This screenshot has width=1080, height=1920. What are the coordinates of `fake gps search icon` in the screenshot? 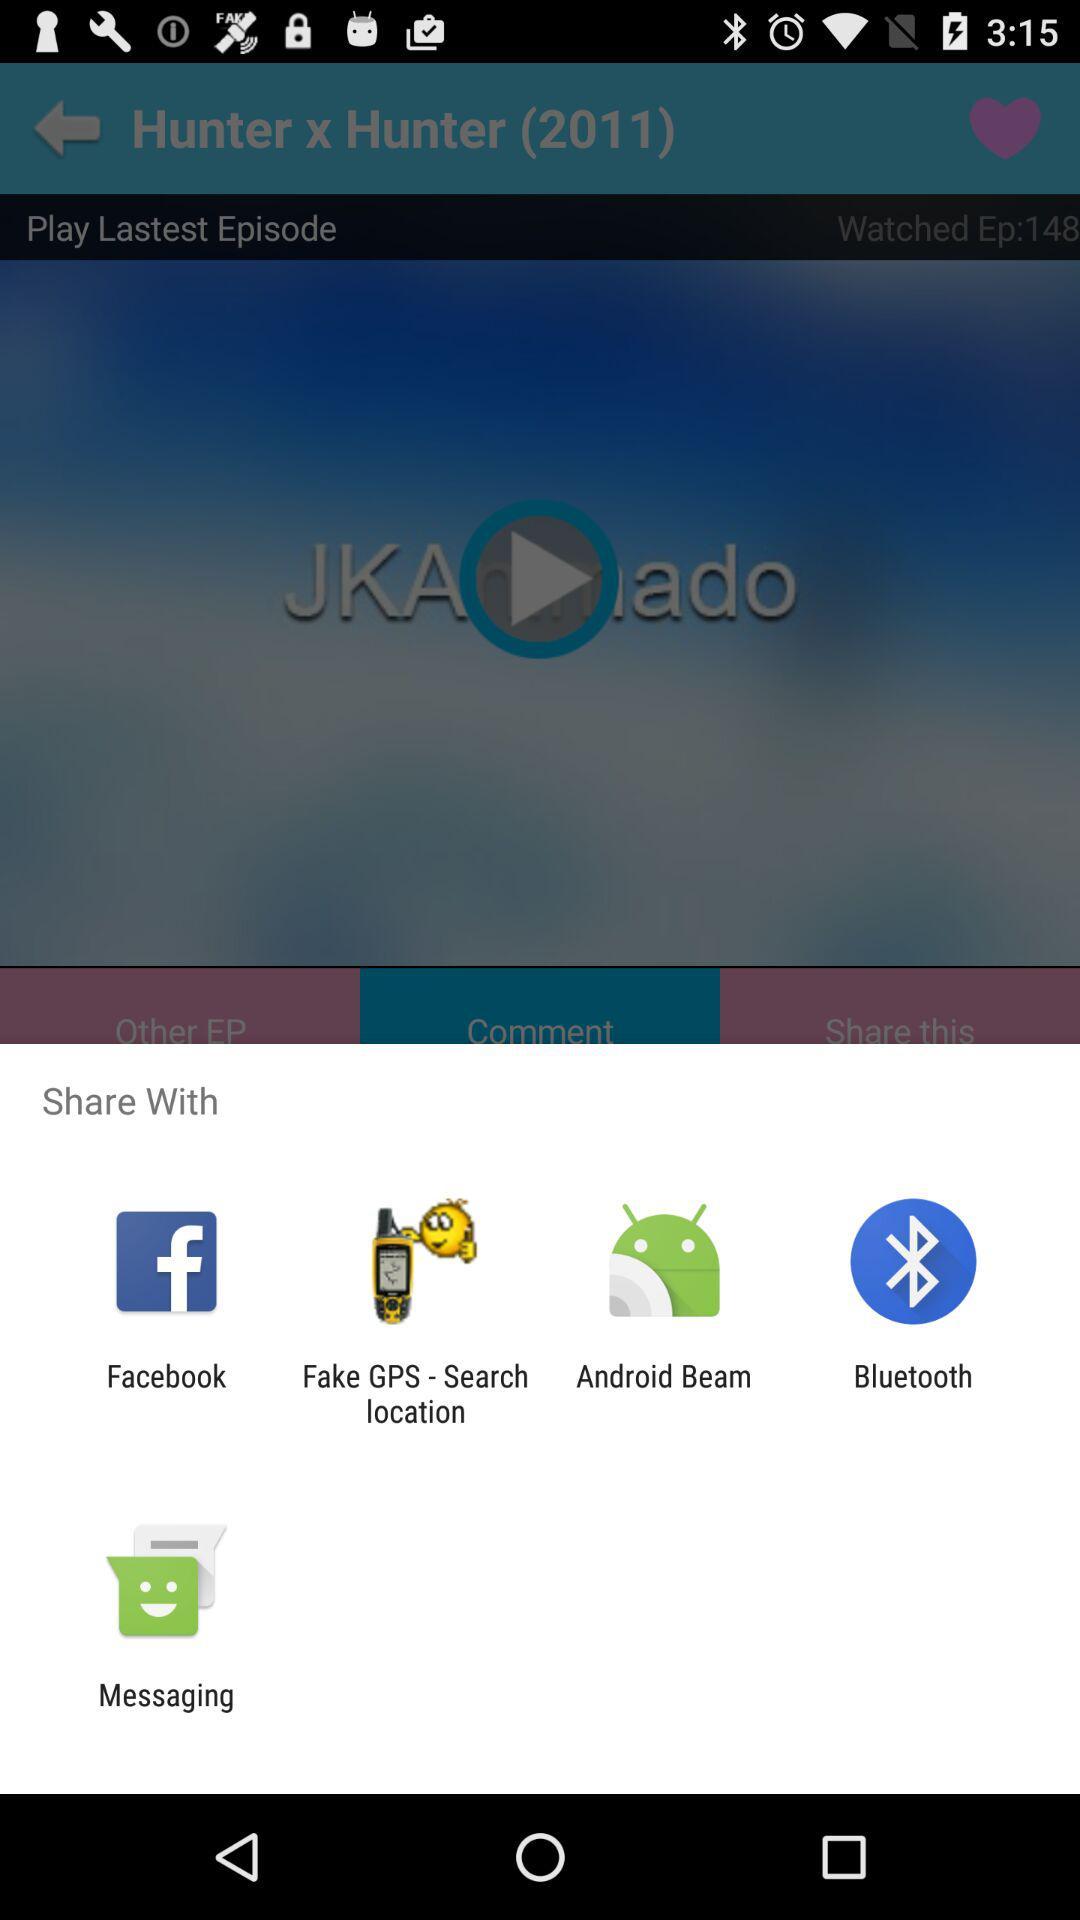 It's located at (414, 1392).